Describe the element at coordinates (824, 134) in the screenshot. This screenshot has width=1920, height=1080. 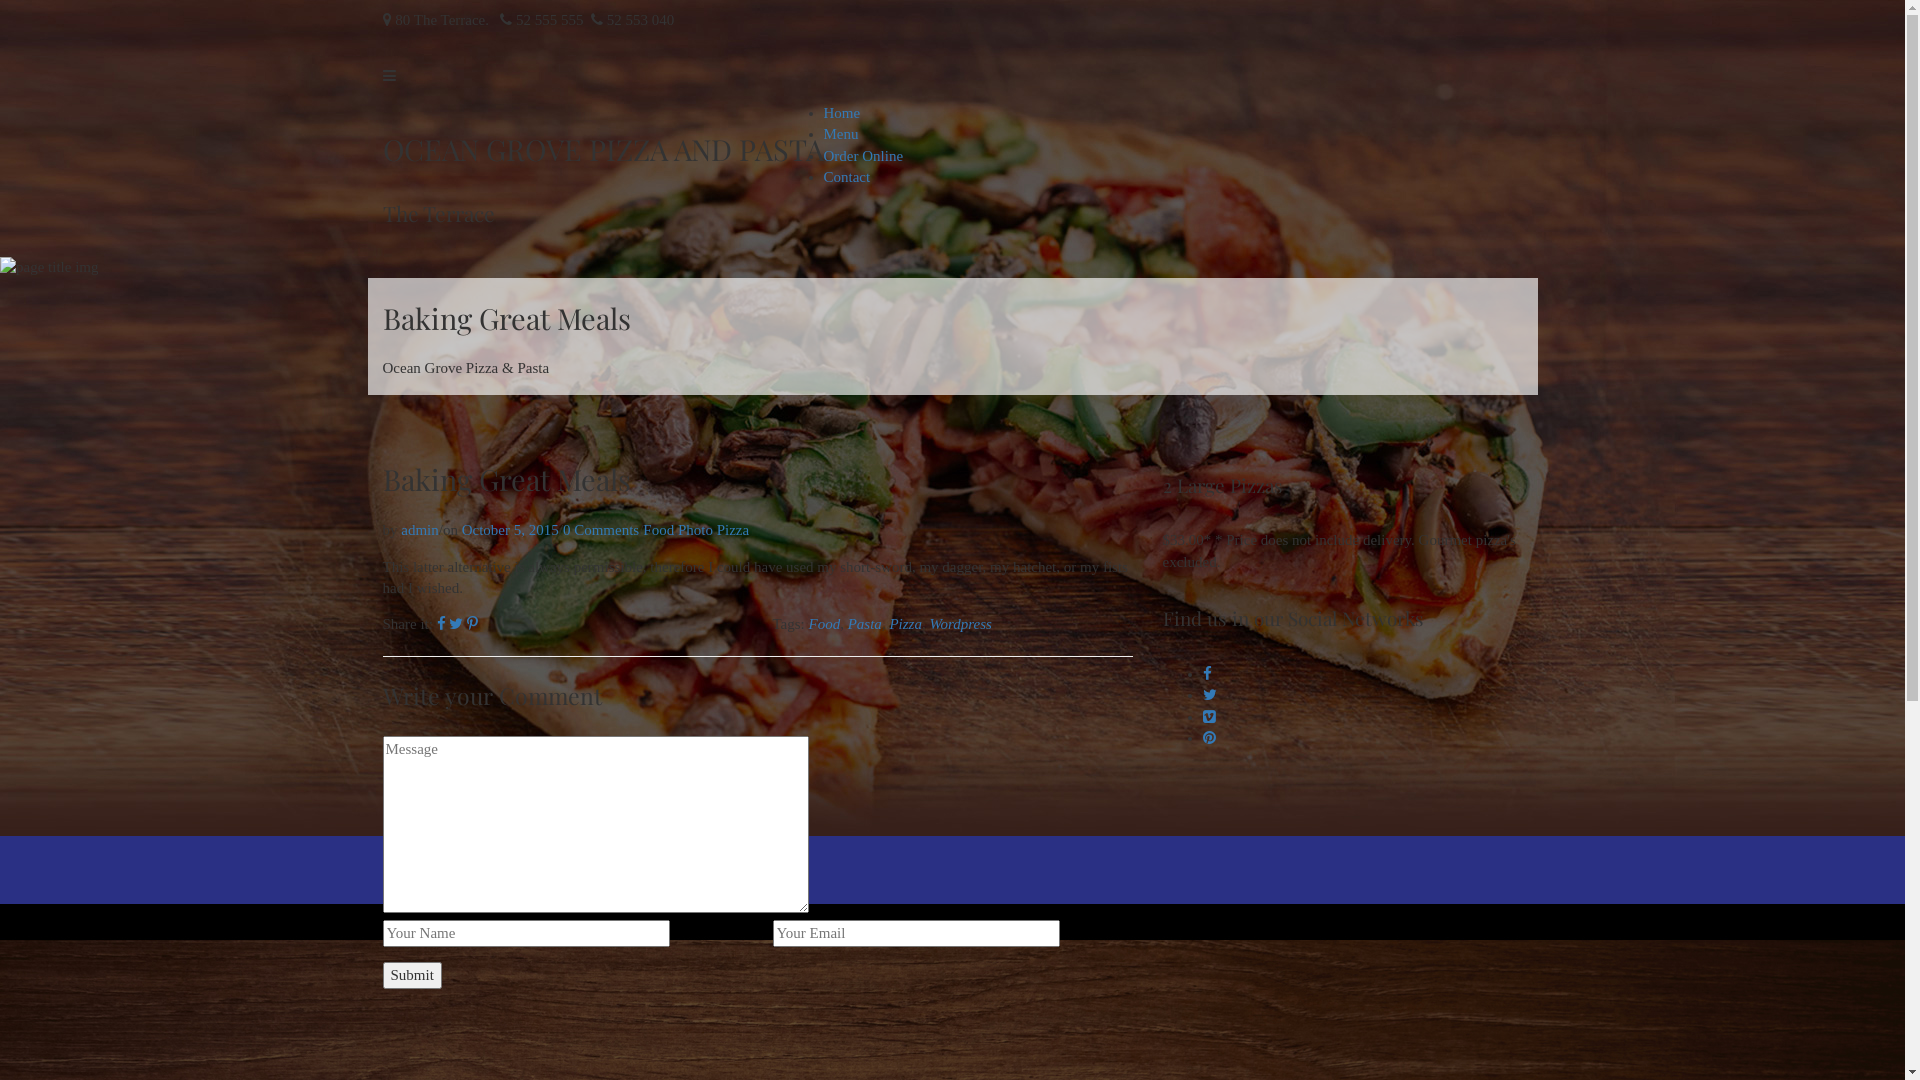
I see `'Menu'` at that location.